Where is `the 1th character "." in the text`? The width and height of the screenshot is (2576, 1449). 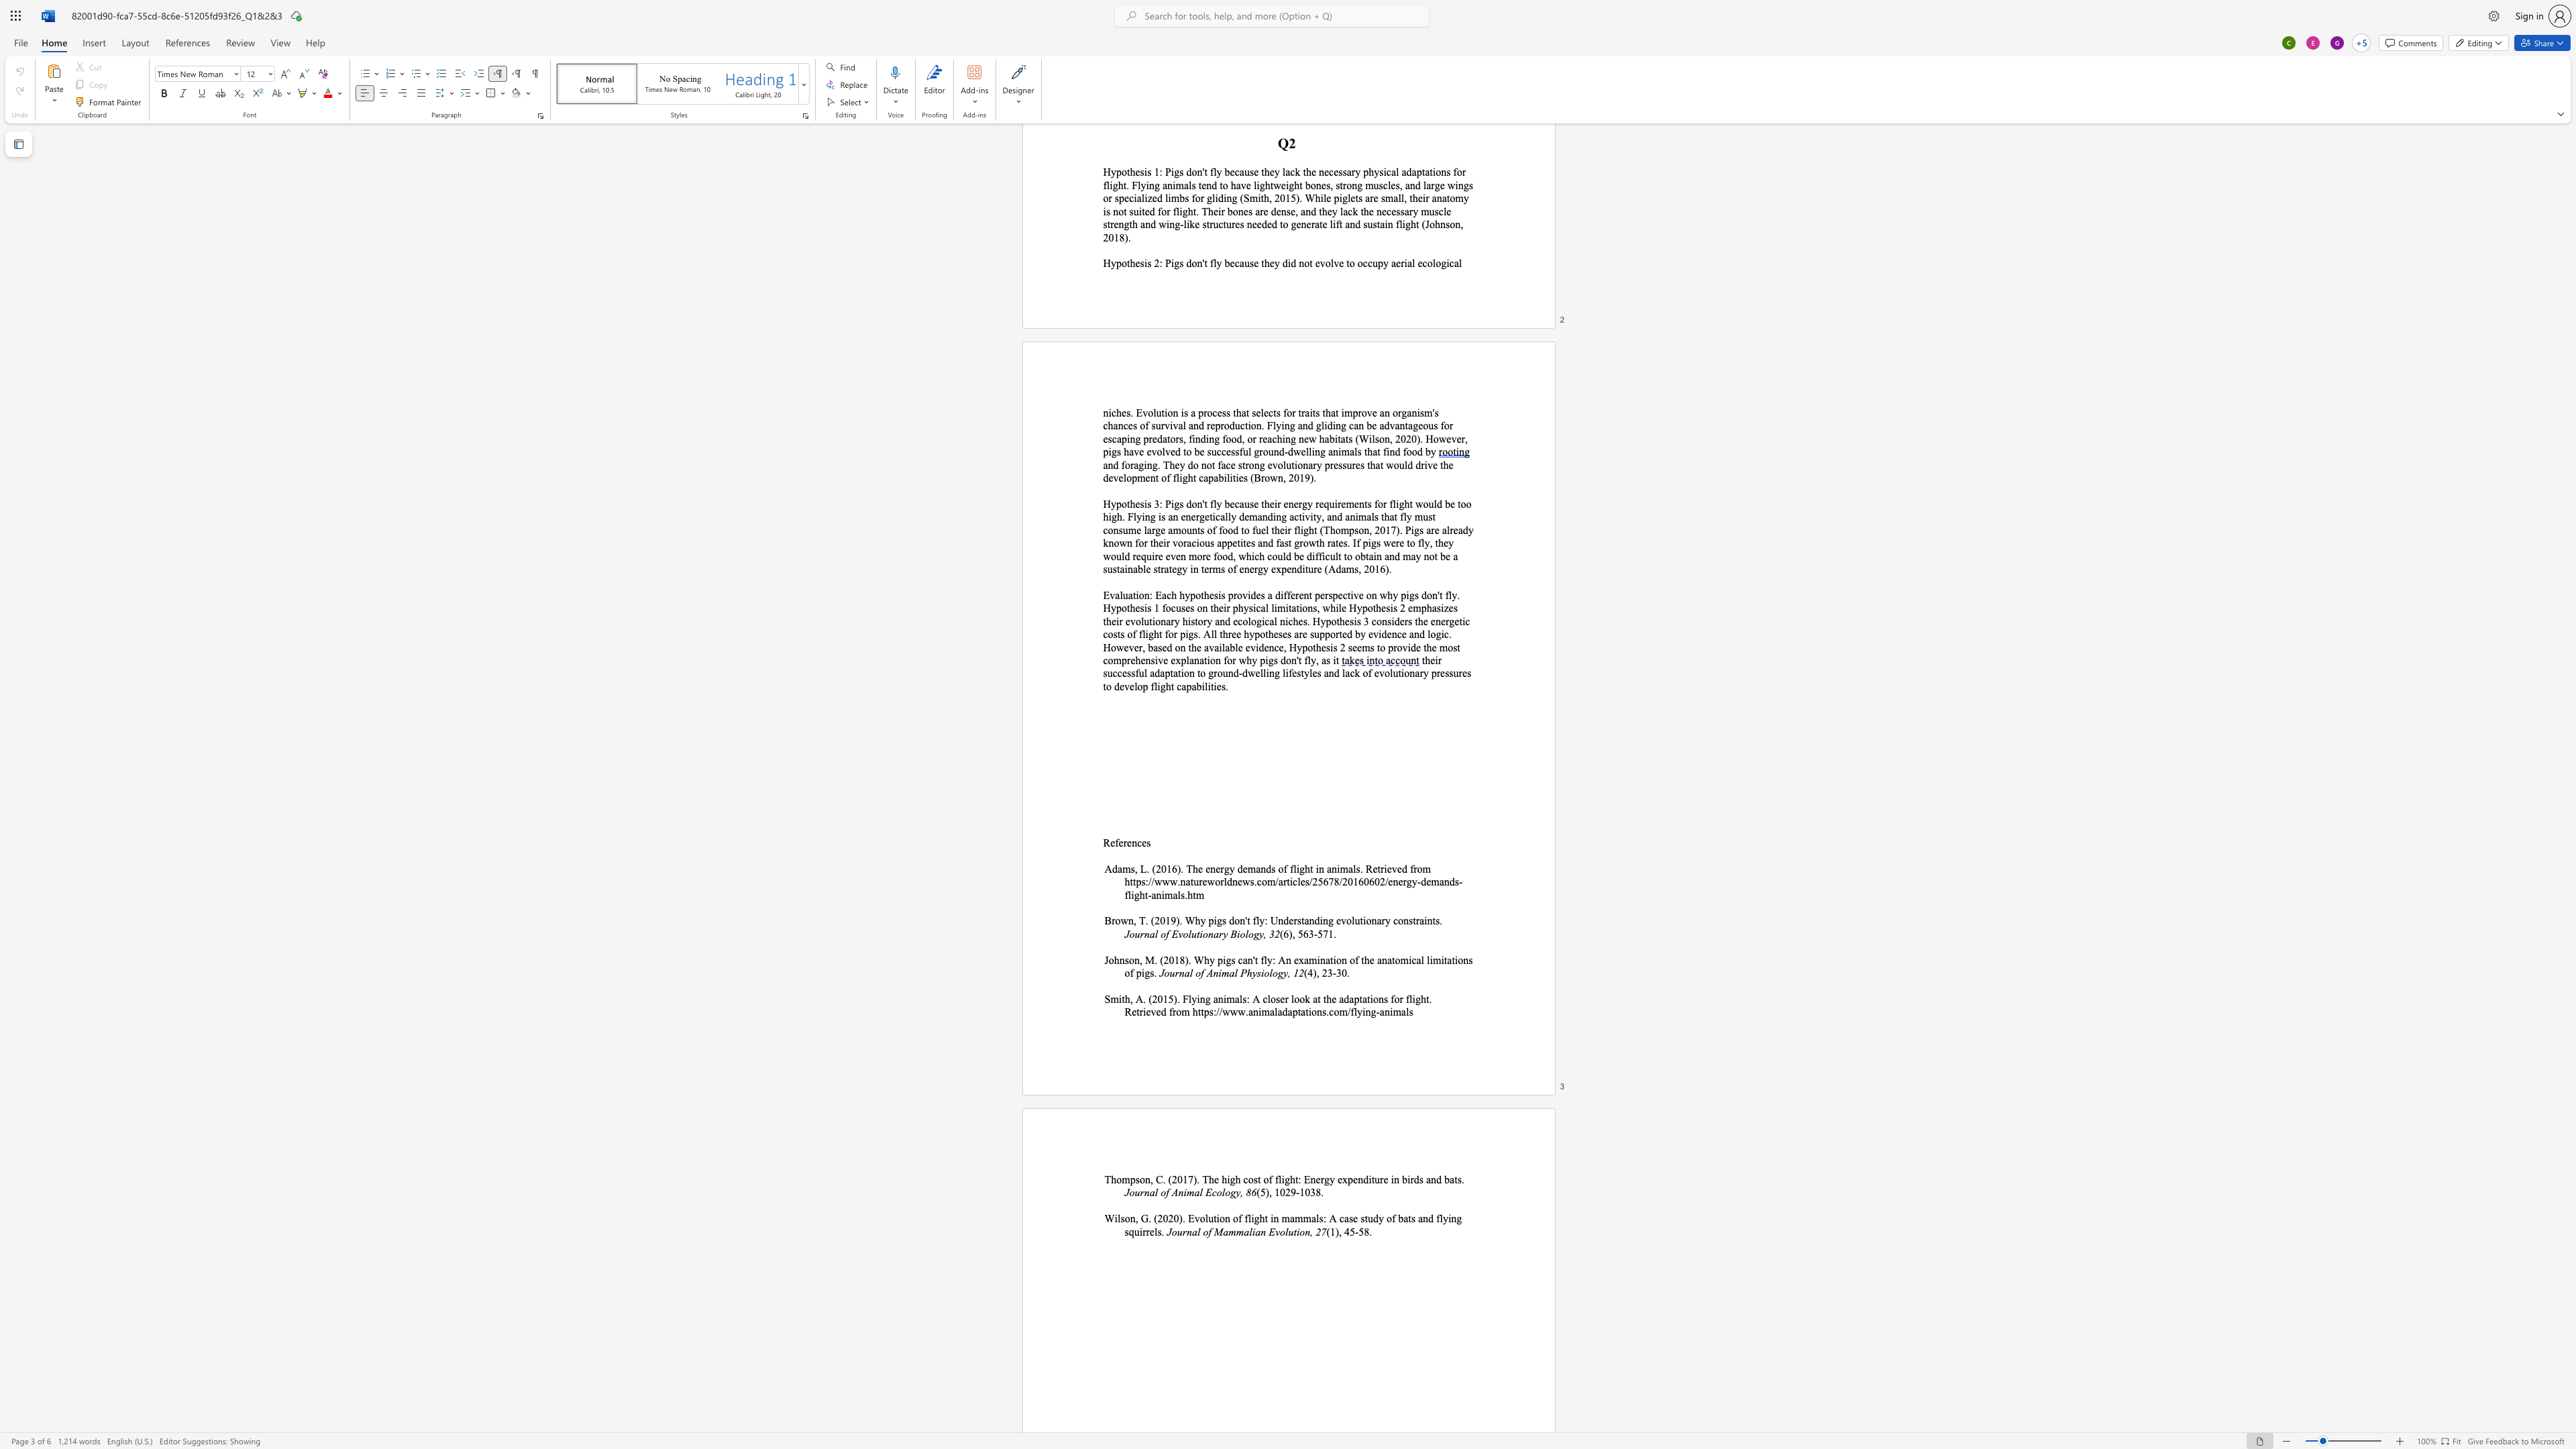
the 1th character "." in the text is located at coordinates (1161, 1231).